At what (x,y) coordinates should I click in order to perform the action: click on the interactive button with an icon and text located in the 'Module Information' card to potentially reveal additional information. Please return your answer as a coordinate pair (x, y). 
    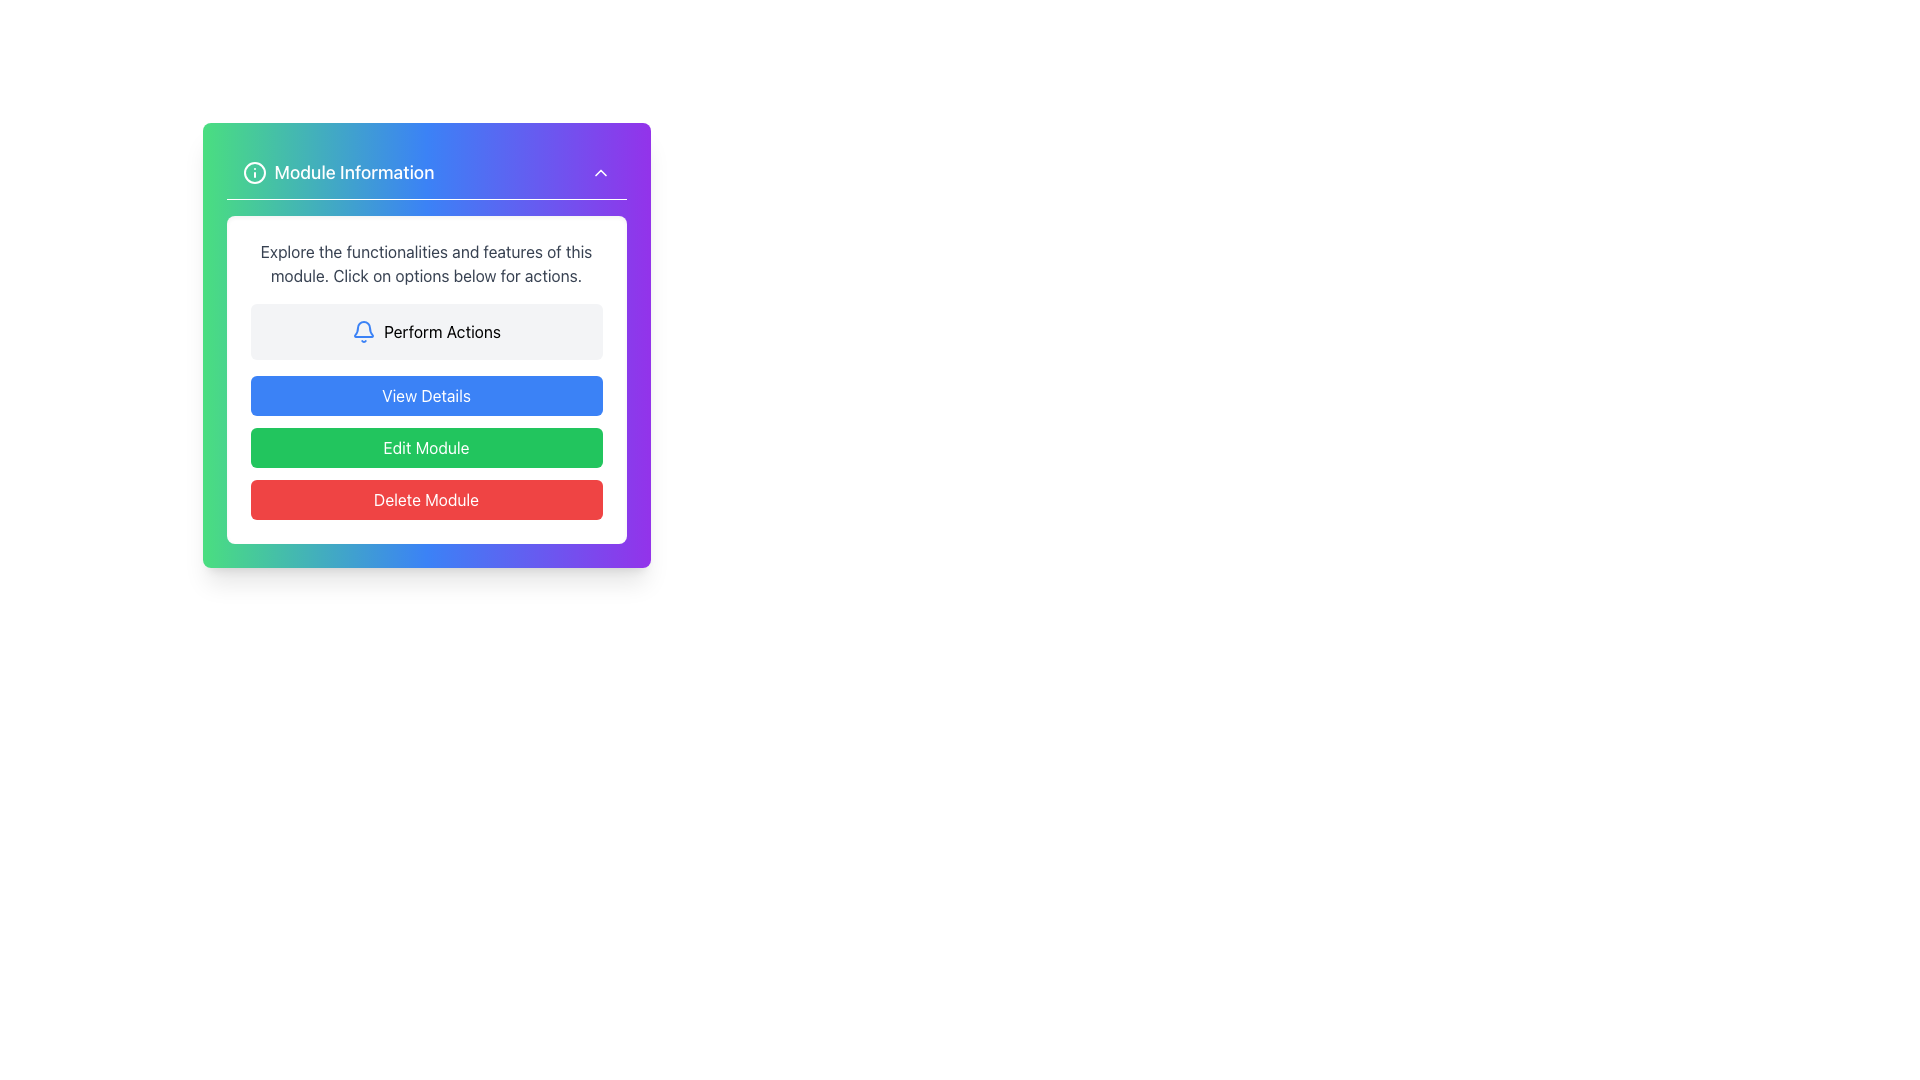
    Looking at the image, I should click on (425, 330).